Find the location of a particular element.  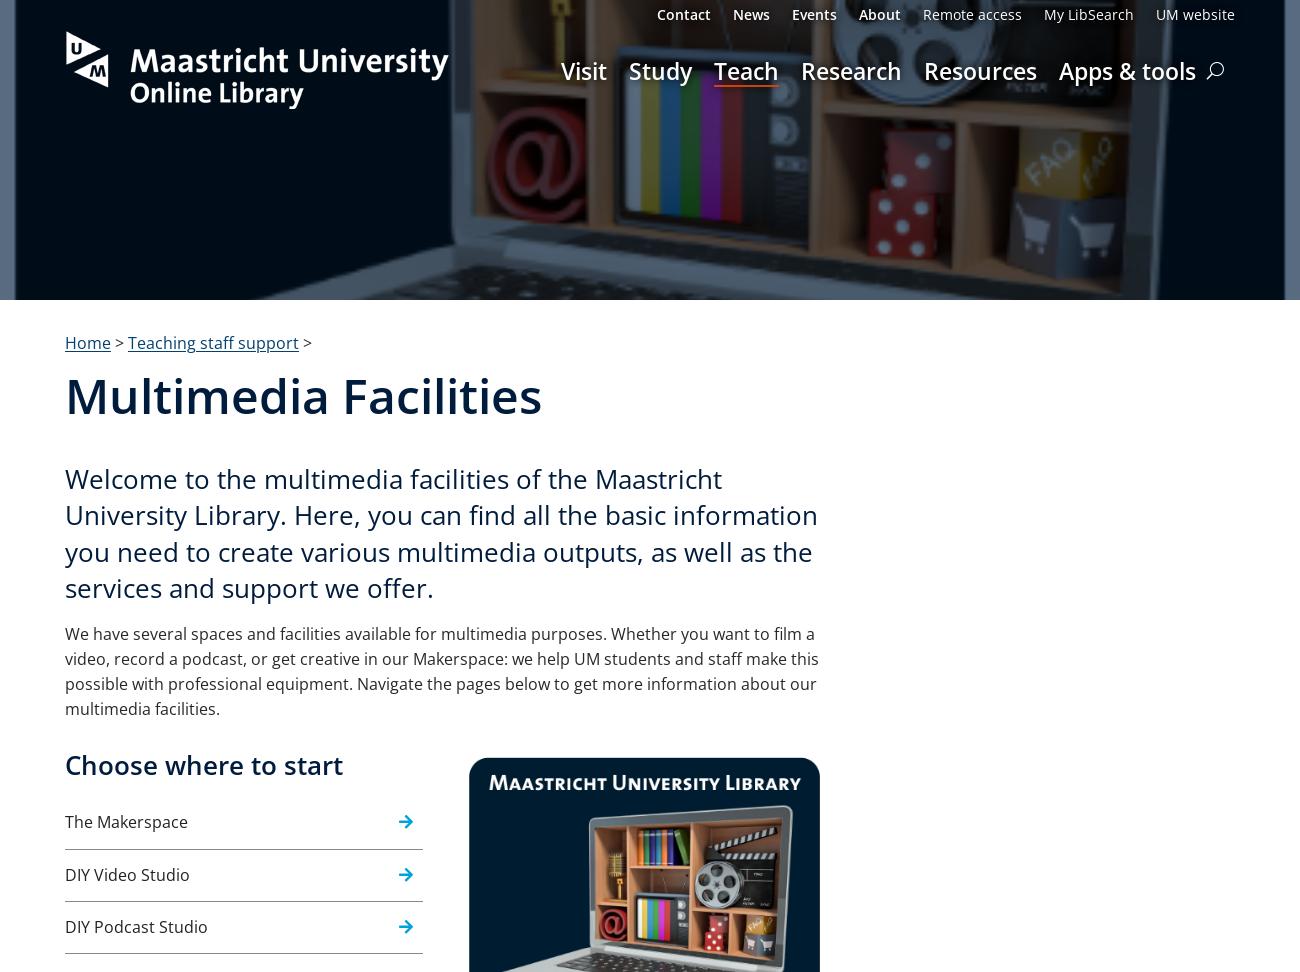

'Remote access' is located at coordinates (972, 14).